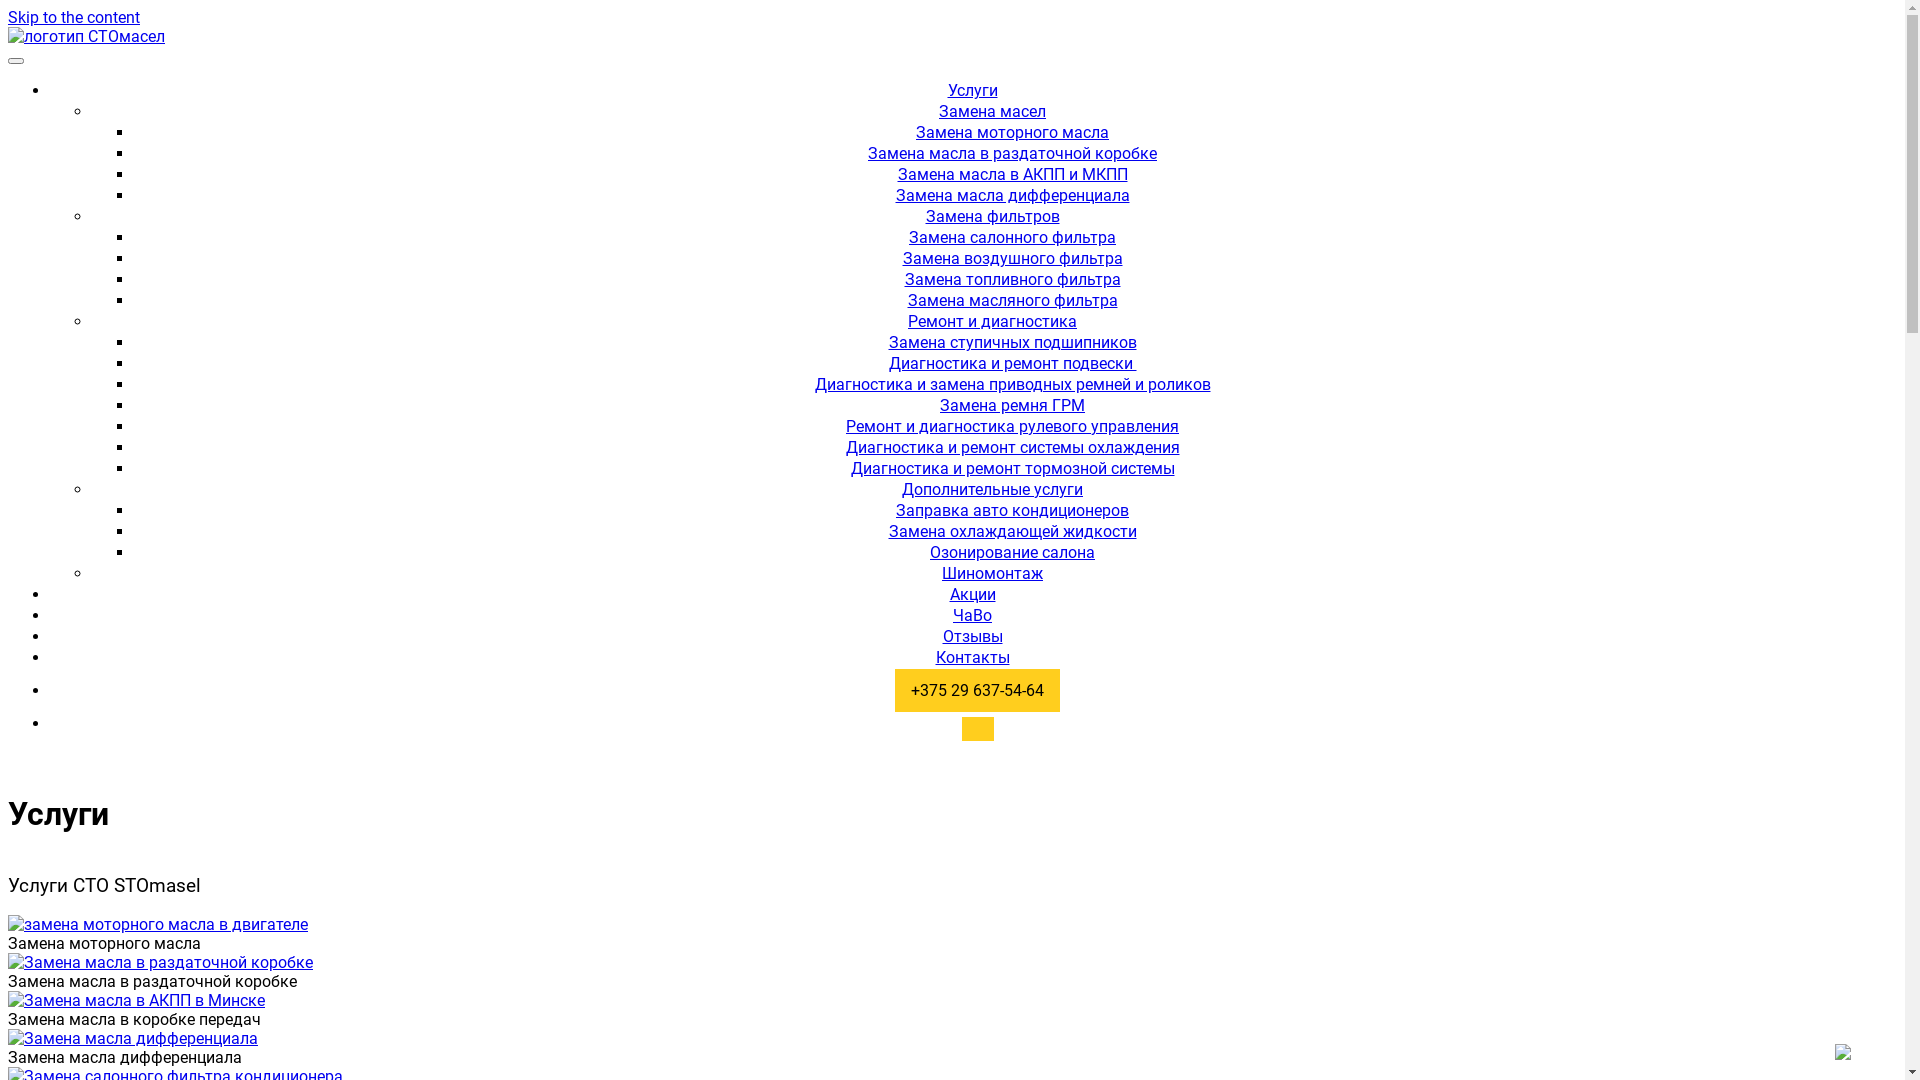 The width and height of the screenshot is (1920, 1080). Describe the element at coordinates (972, 689) in the screenshot. I see `'+375 29 637-54-64'` at that location.